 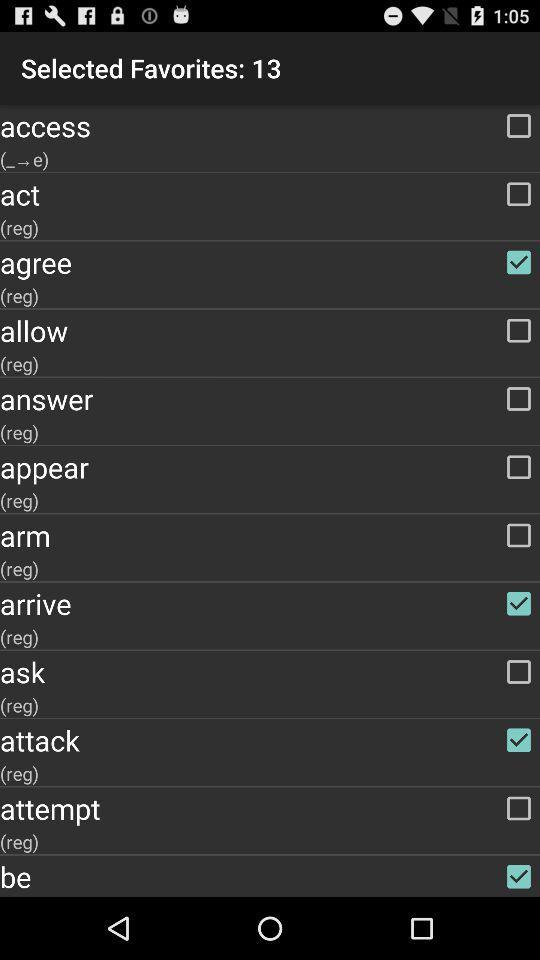 I want to click on the app below the (reg)  app, so click(x=270, y=672).